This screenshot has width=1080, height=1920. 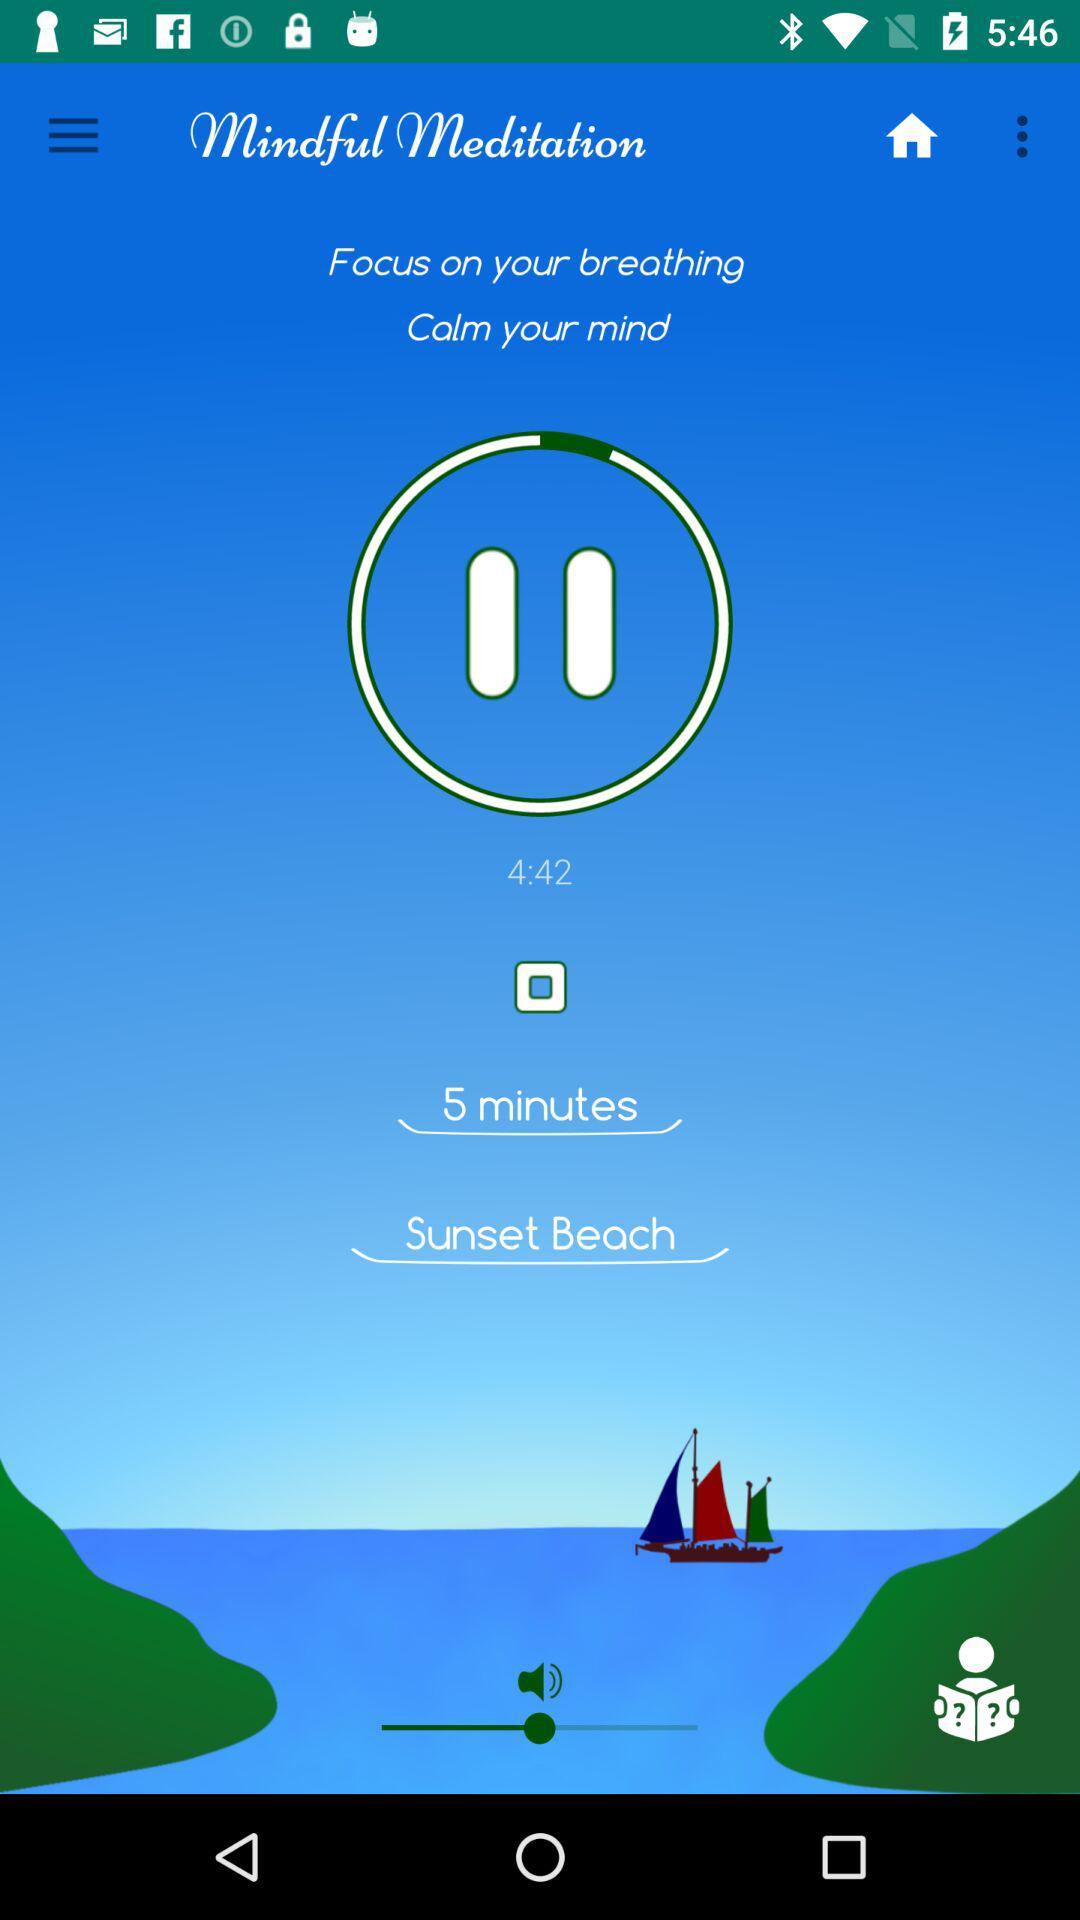 I want to click on button, so click(x=540, y=987).